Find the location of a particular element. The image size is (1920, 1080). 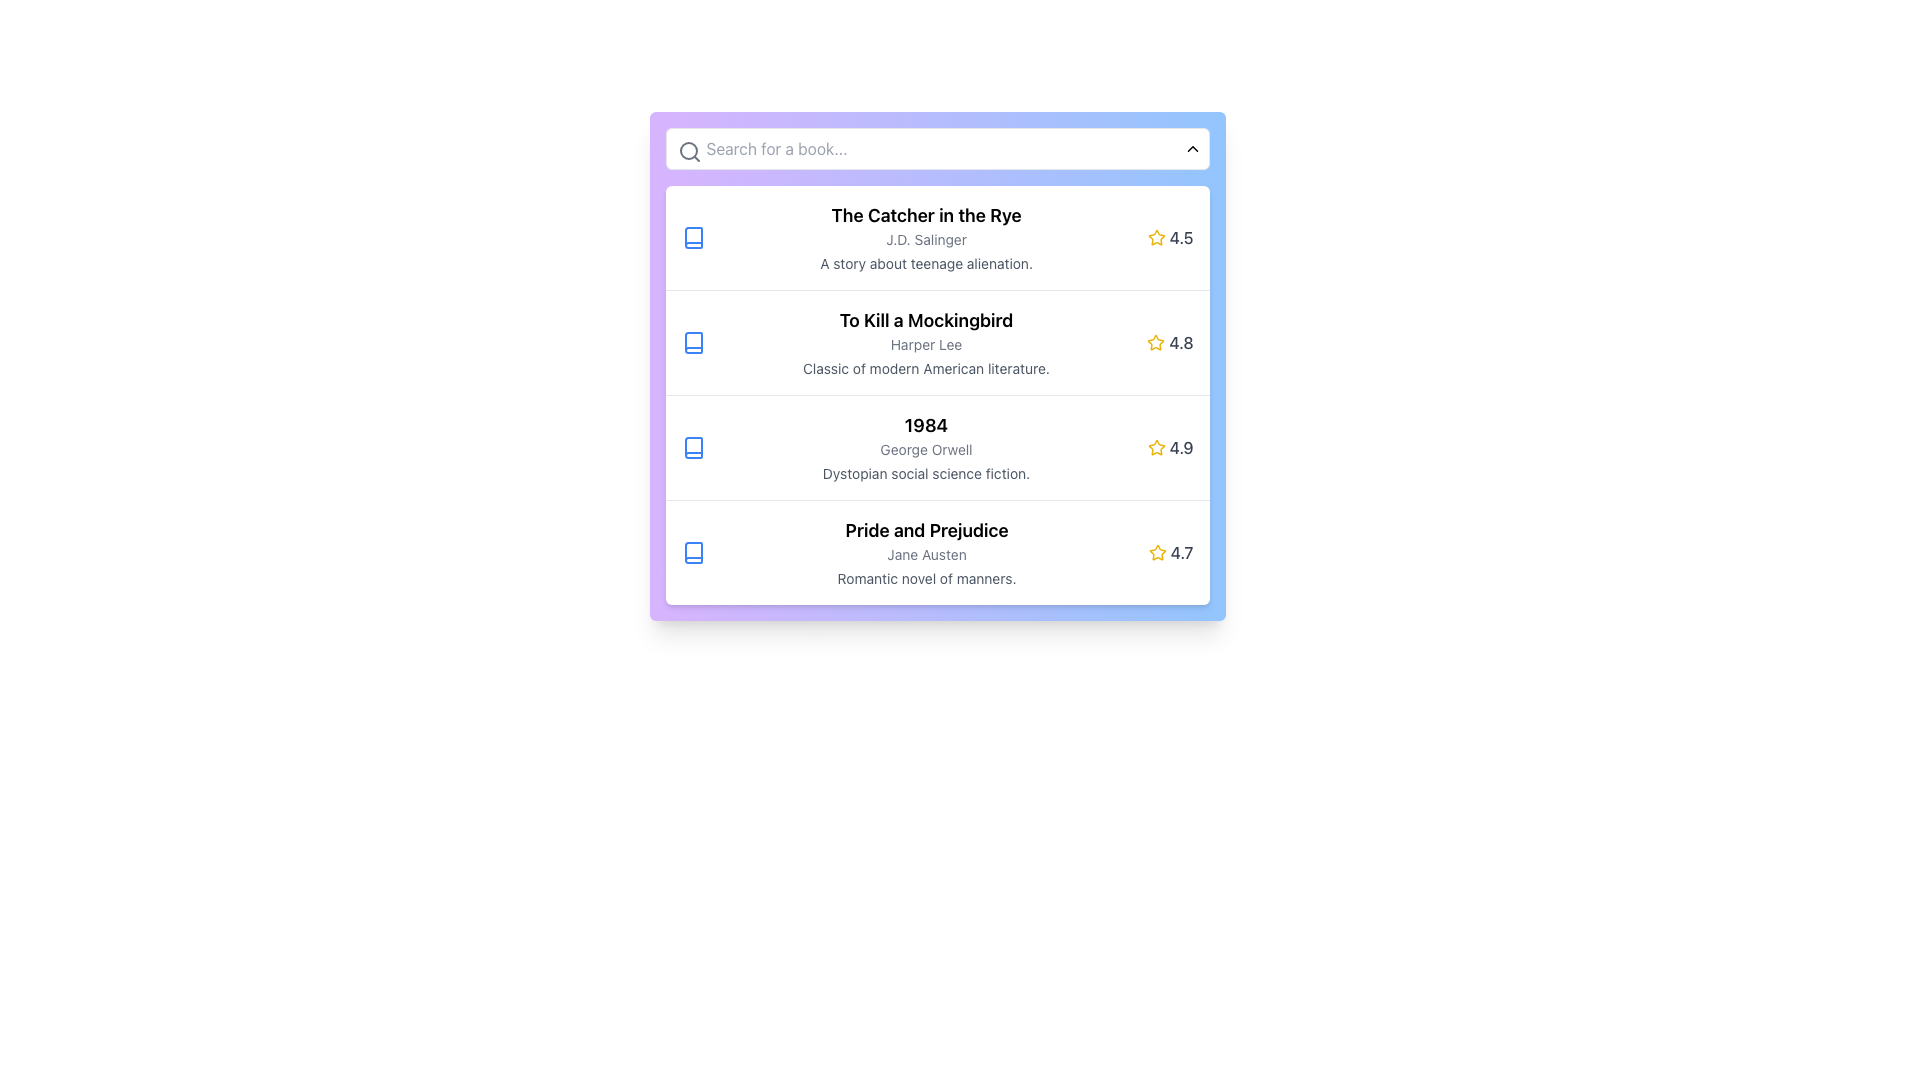

the star icon with a yellow outline that indicates a rating of 4.8, located to the right of the text '4.8' in the book listing for 'To Kill a Mockingbird' is located at coordinates (1156, 341).